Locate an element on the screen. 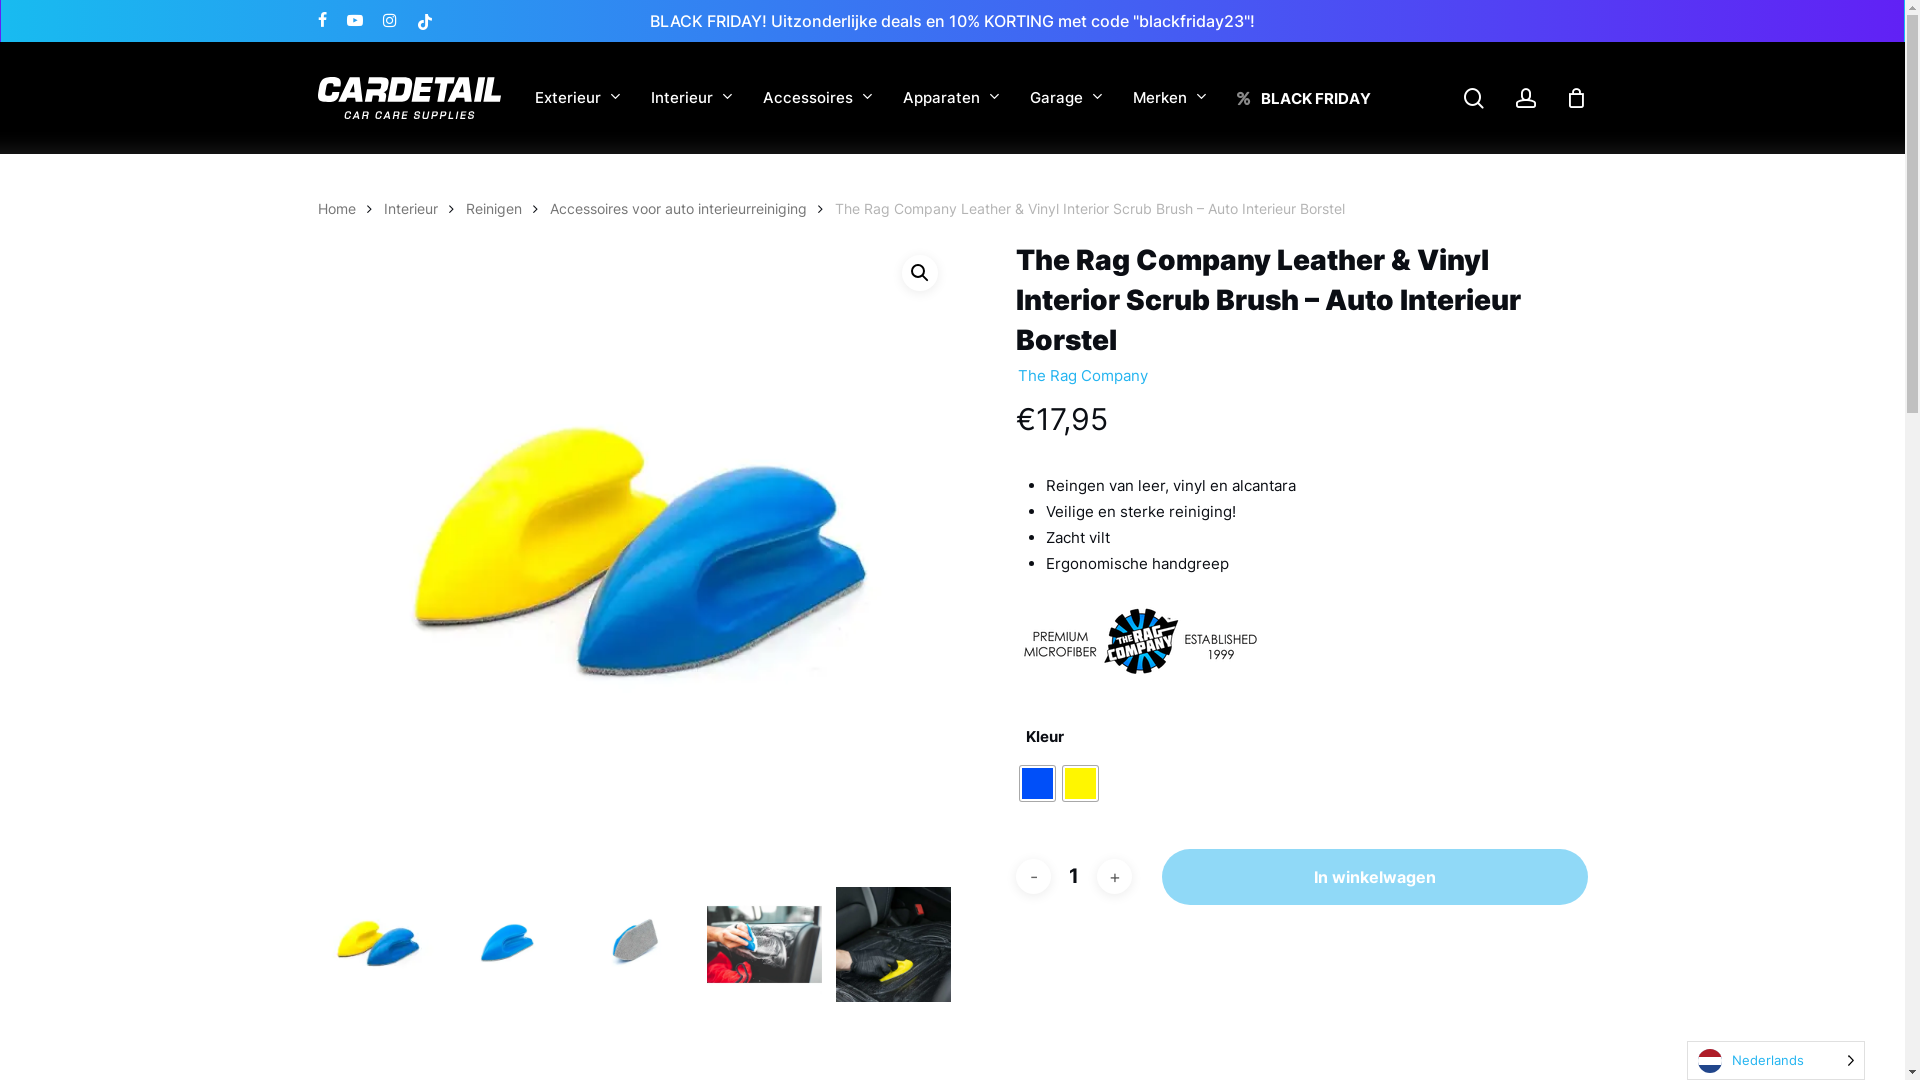 The height and width of the screenshot is (1080, 1920). 'tiktok' is located at coordinates (422, 20).